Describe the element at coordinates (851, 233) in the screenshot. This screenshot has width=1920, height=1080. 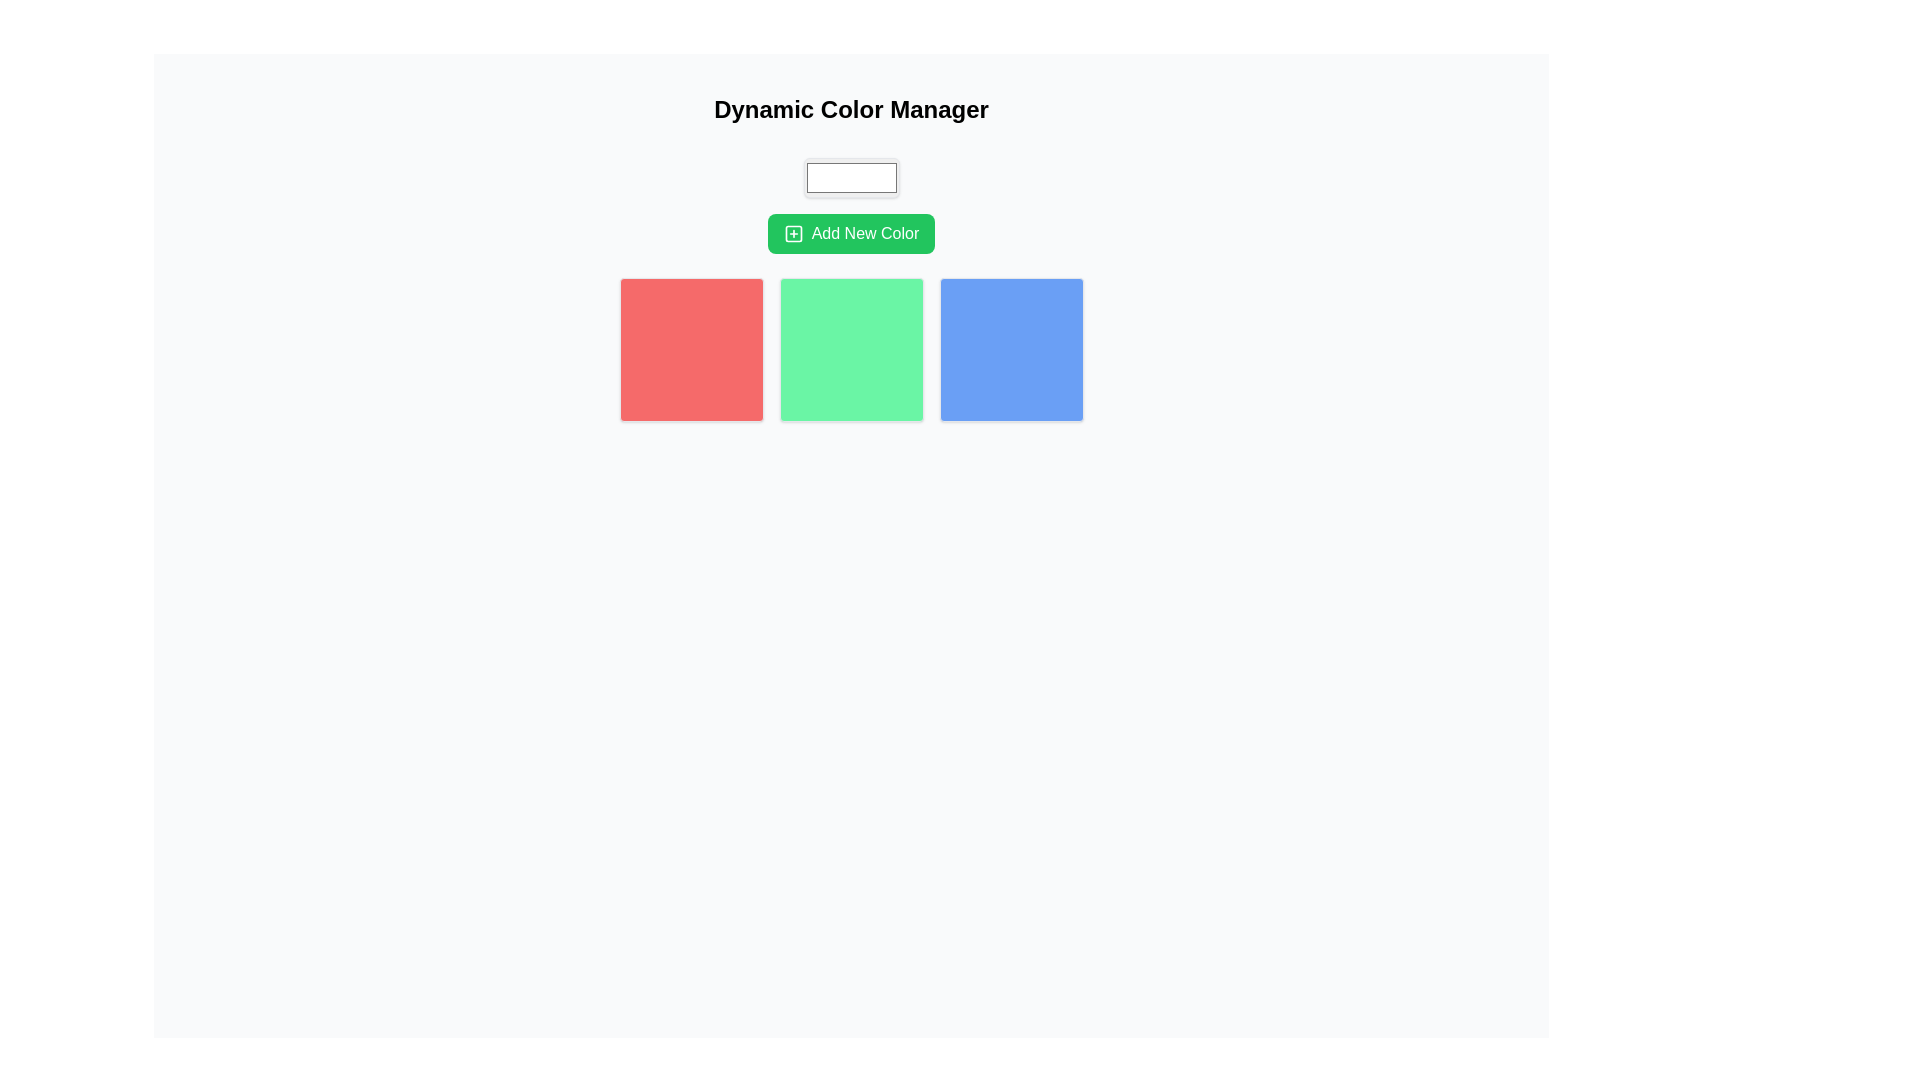
I see `the rectangular button with a green background and white text reading 'Add New Color'` at that location.